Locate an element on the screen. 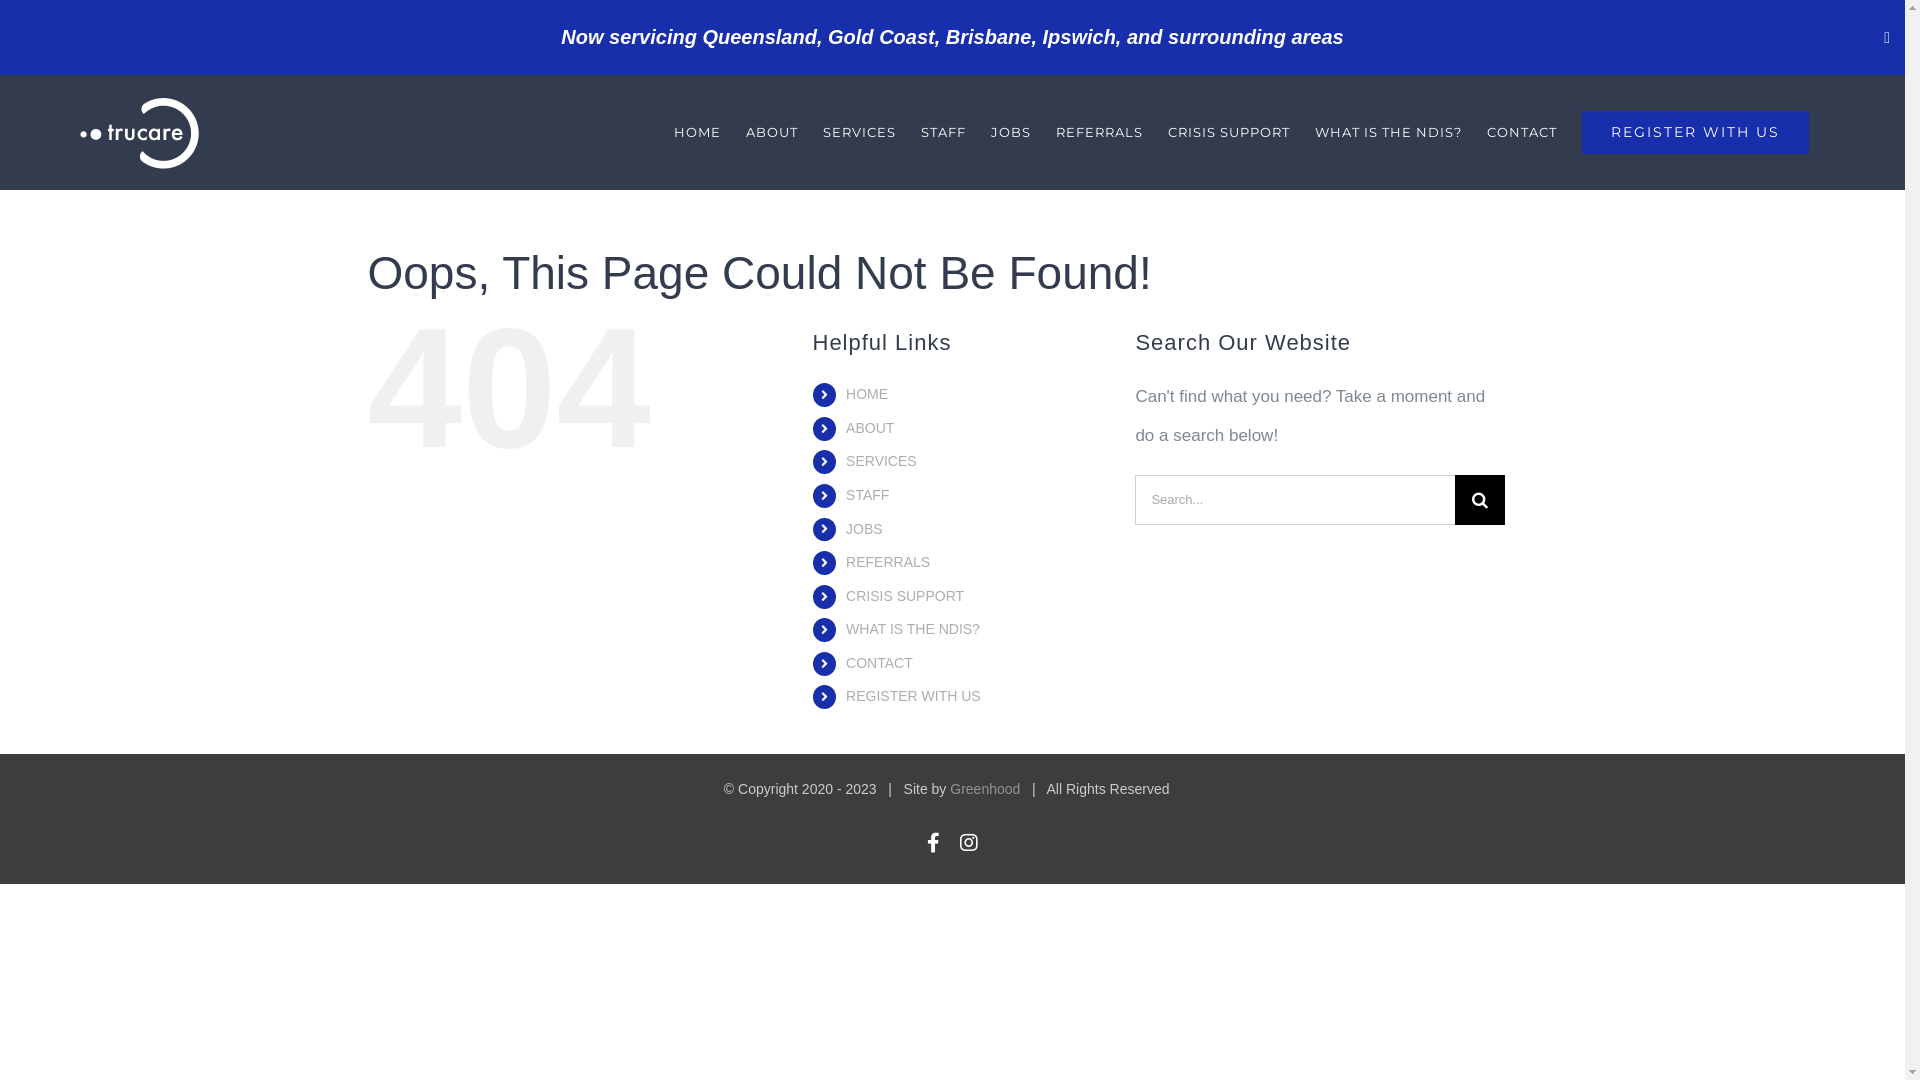 Image resolution: width=1920 pixels, height=1080 pixels. 'Greenhood' is located at coordinates (984, 788).